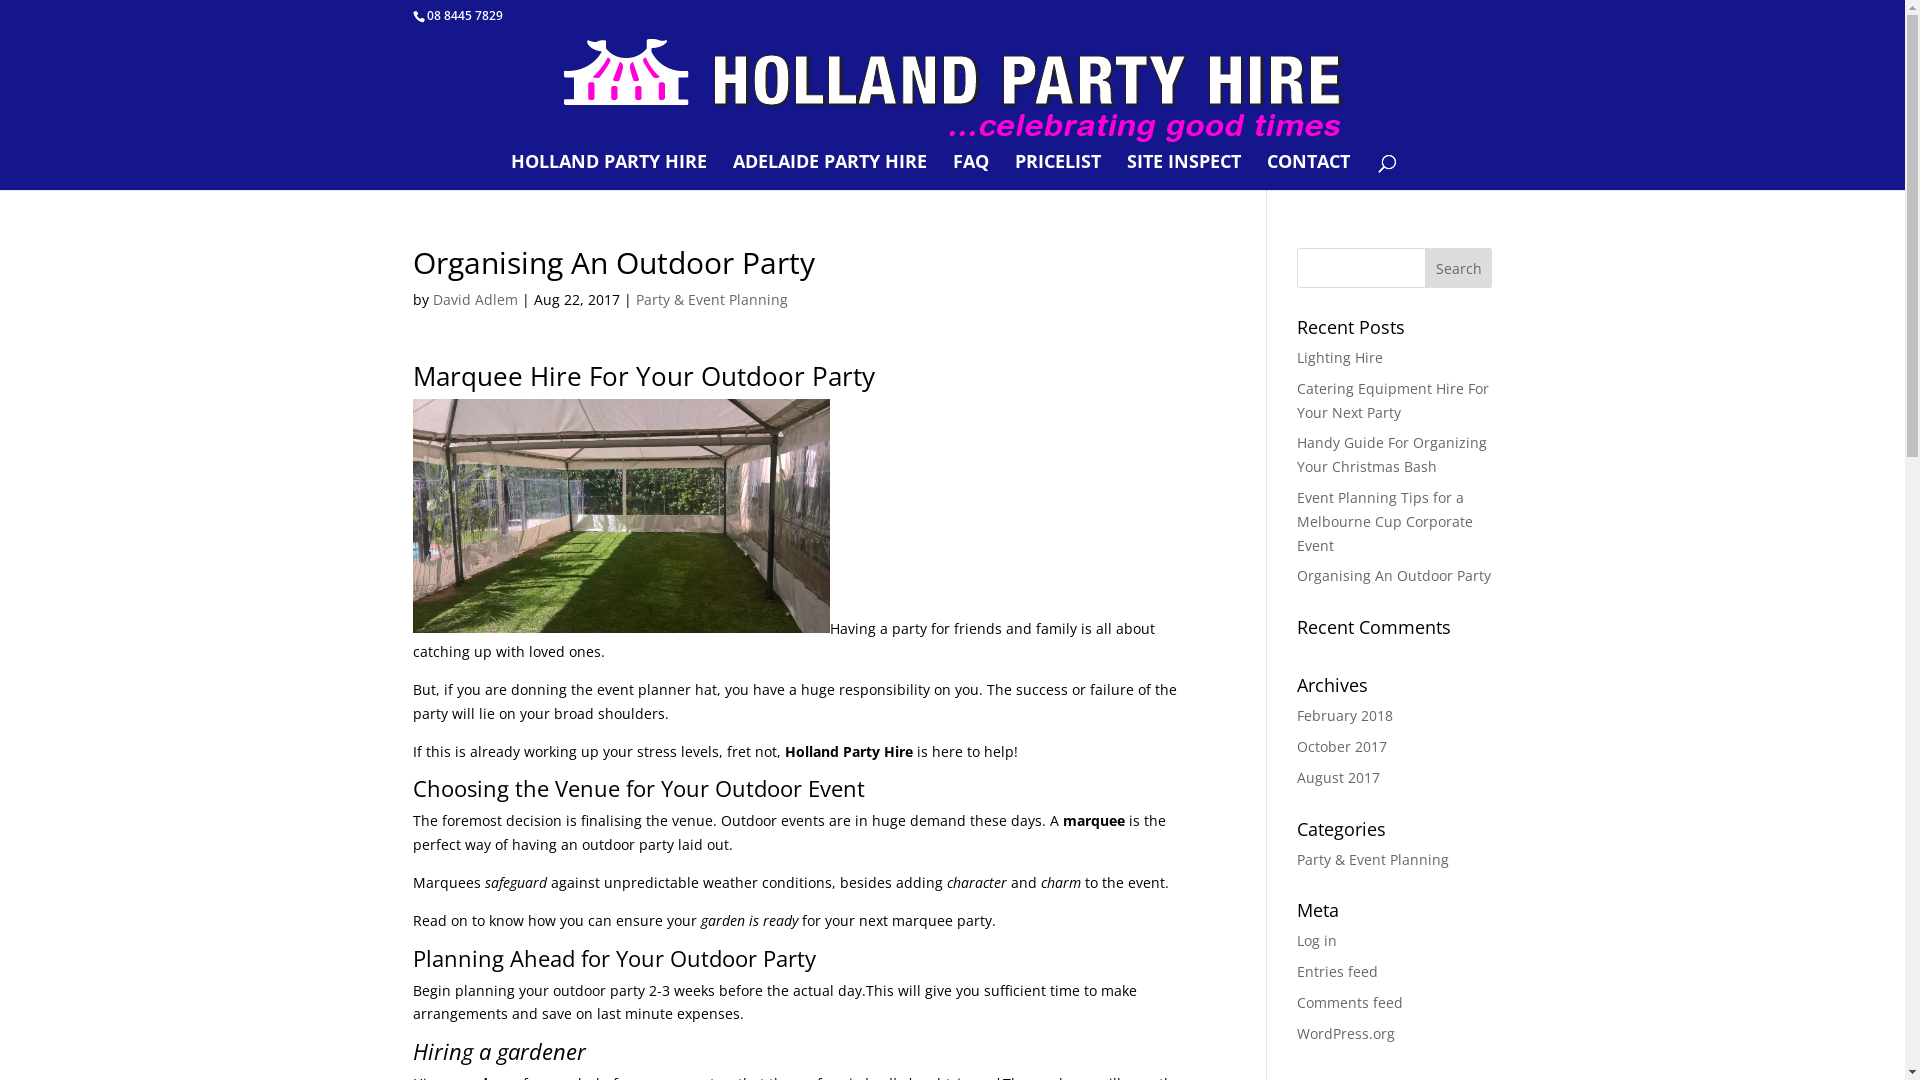 The image size is (1920, 1080). Describe the element at coordinates (711, 299) in the screenshot. I see `'Party & Event Planning'` at that location.